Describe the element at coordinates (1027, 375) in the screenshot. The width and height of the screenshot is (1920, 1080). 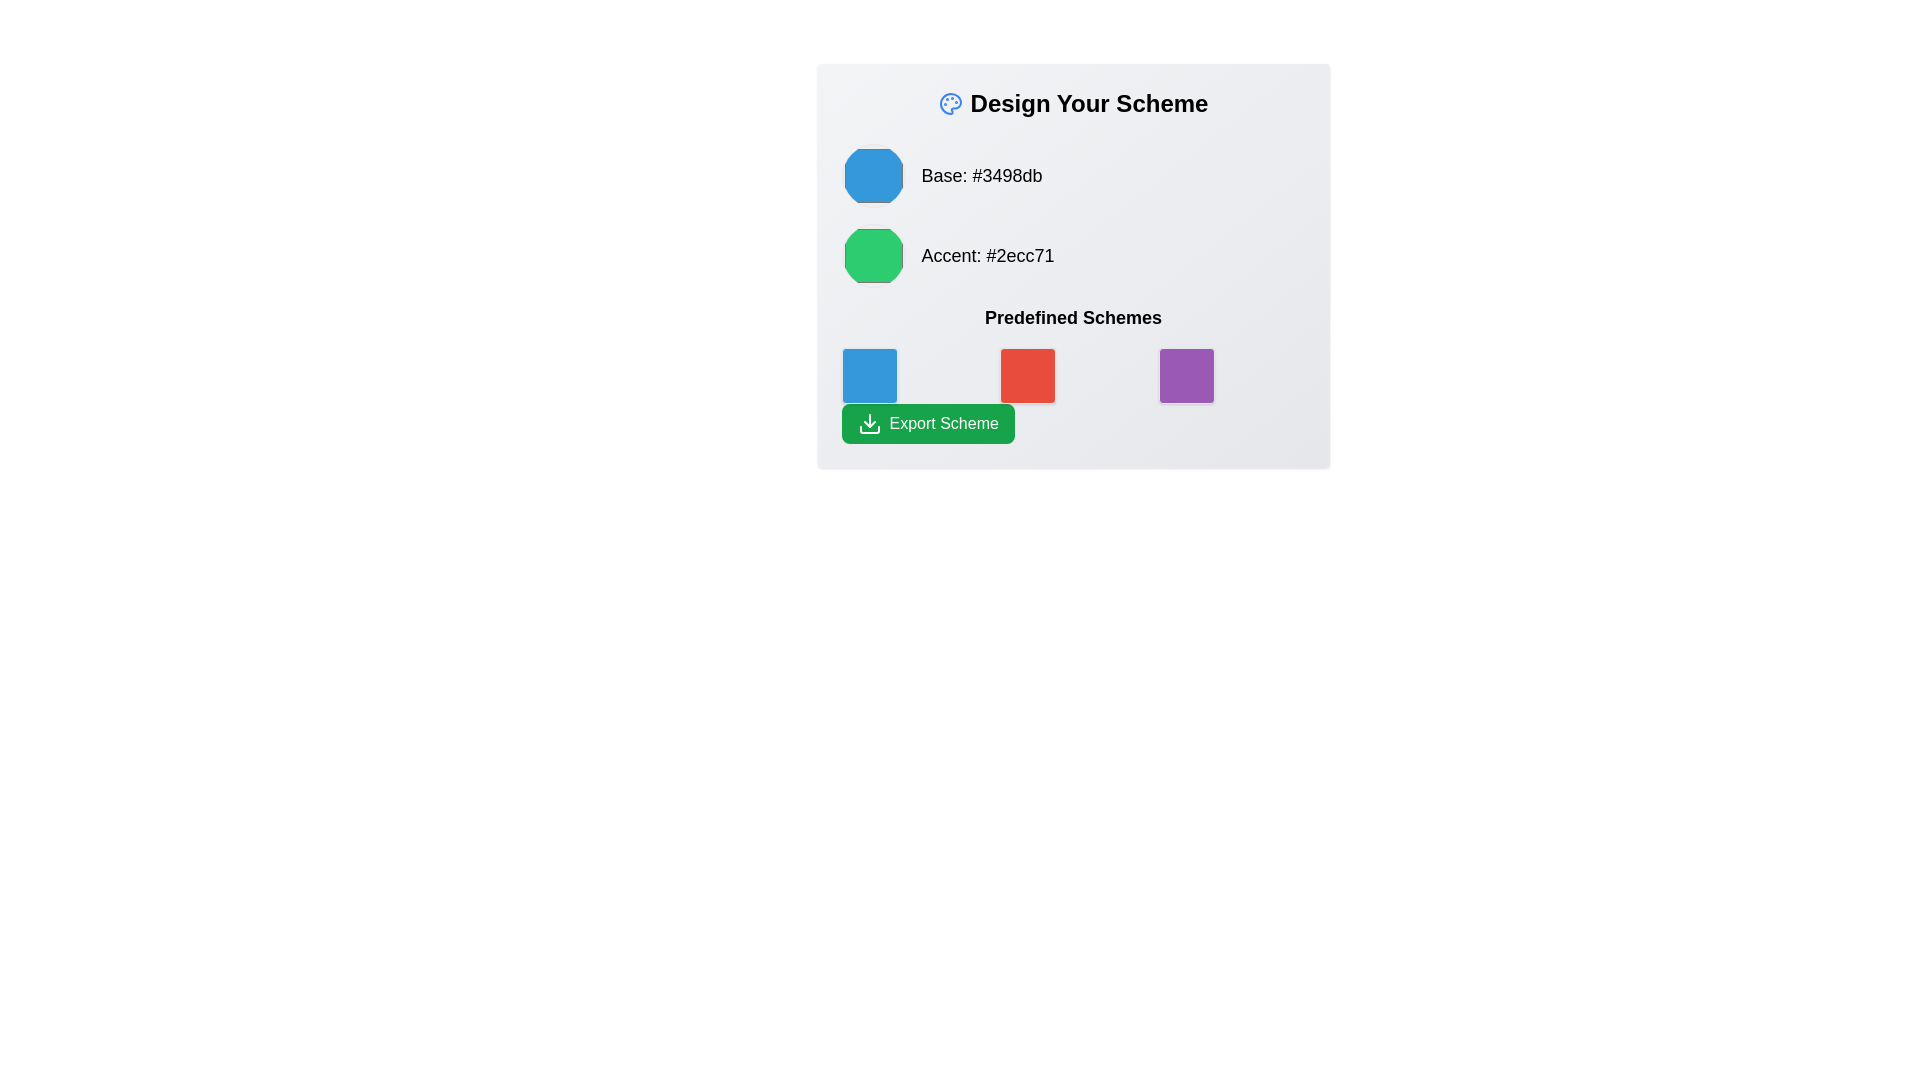
I see `the red square button located in the 'Predefined Schemes' section` at that location.